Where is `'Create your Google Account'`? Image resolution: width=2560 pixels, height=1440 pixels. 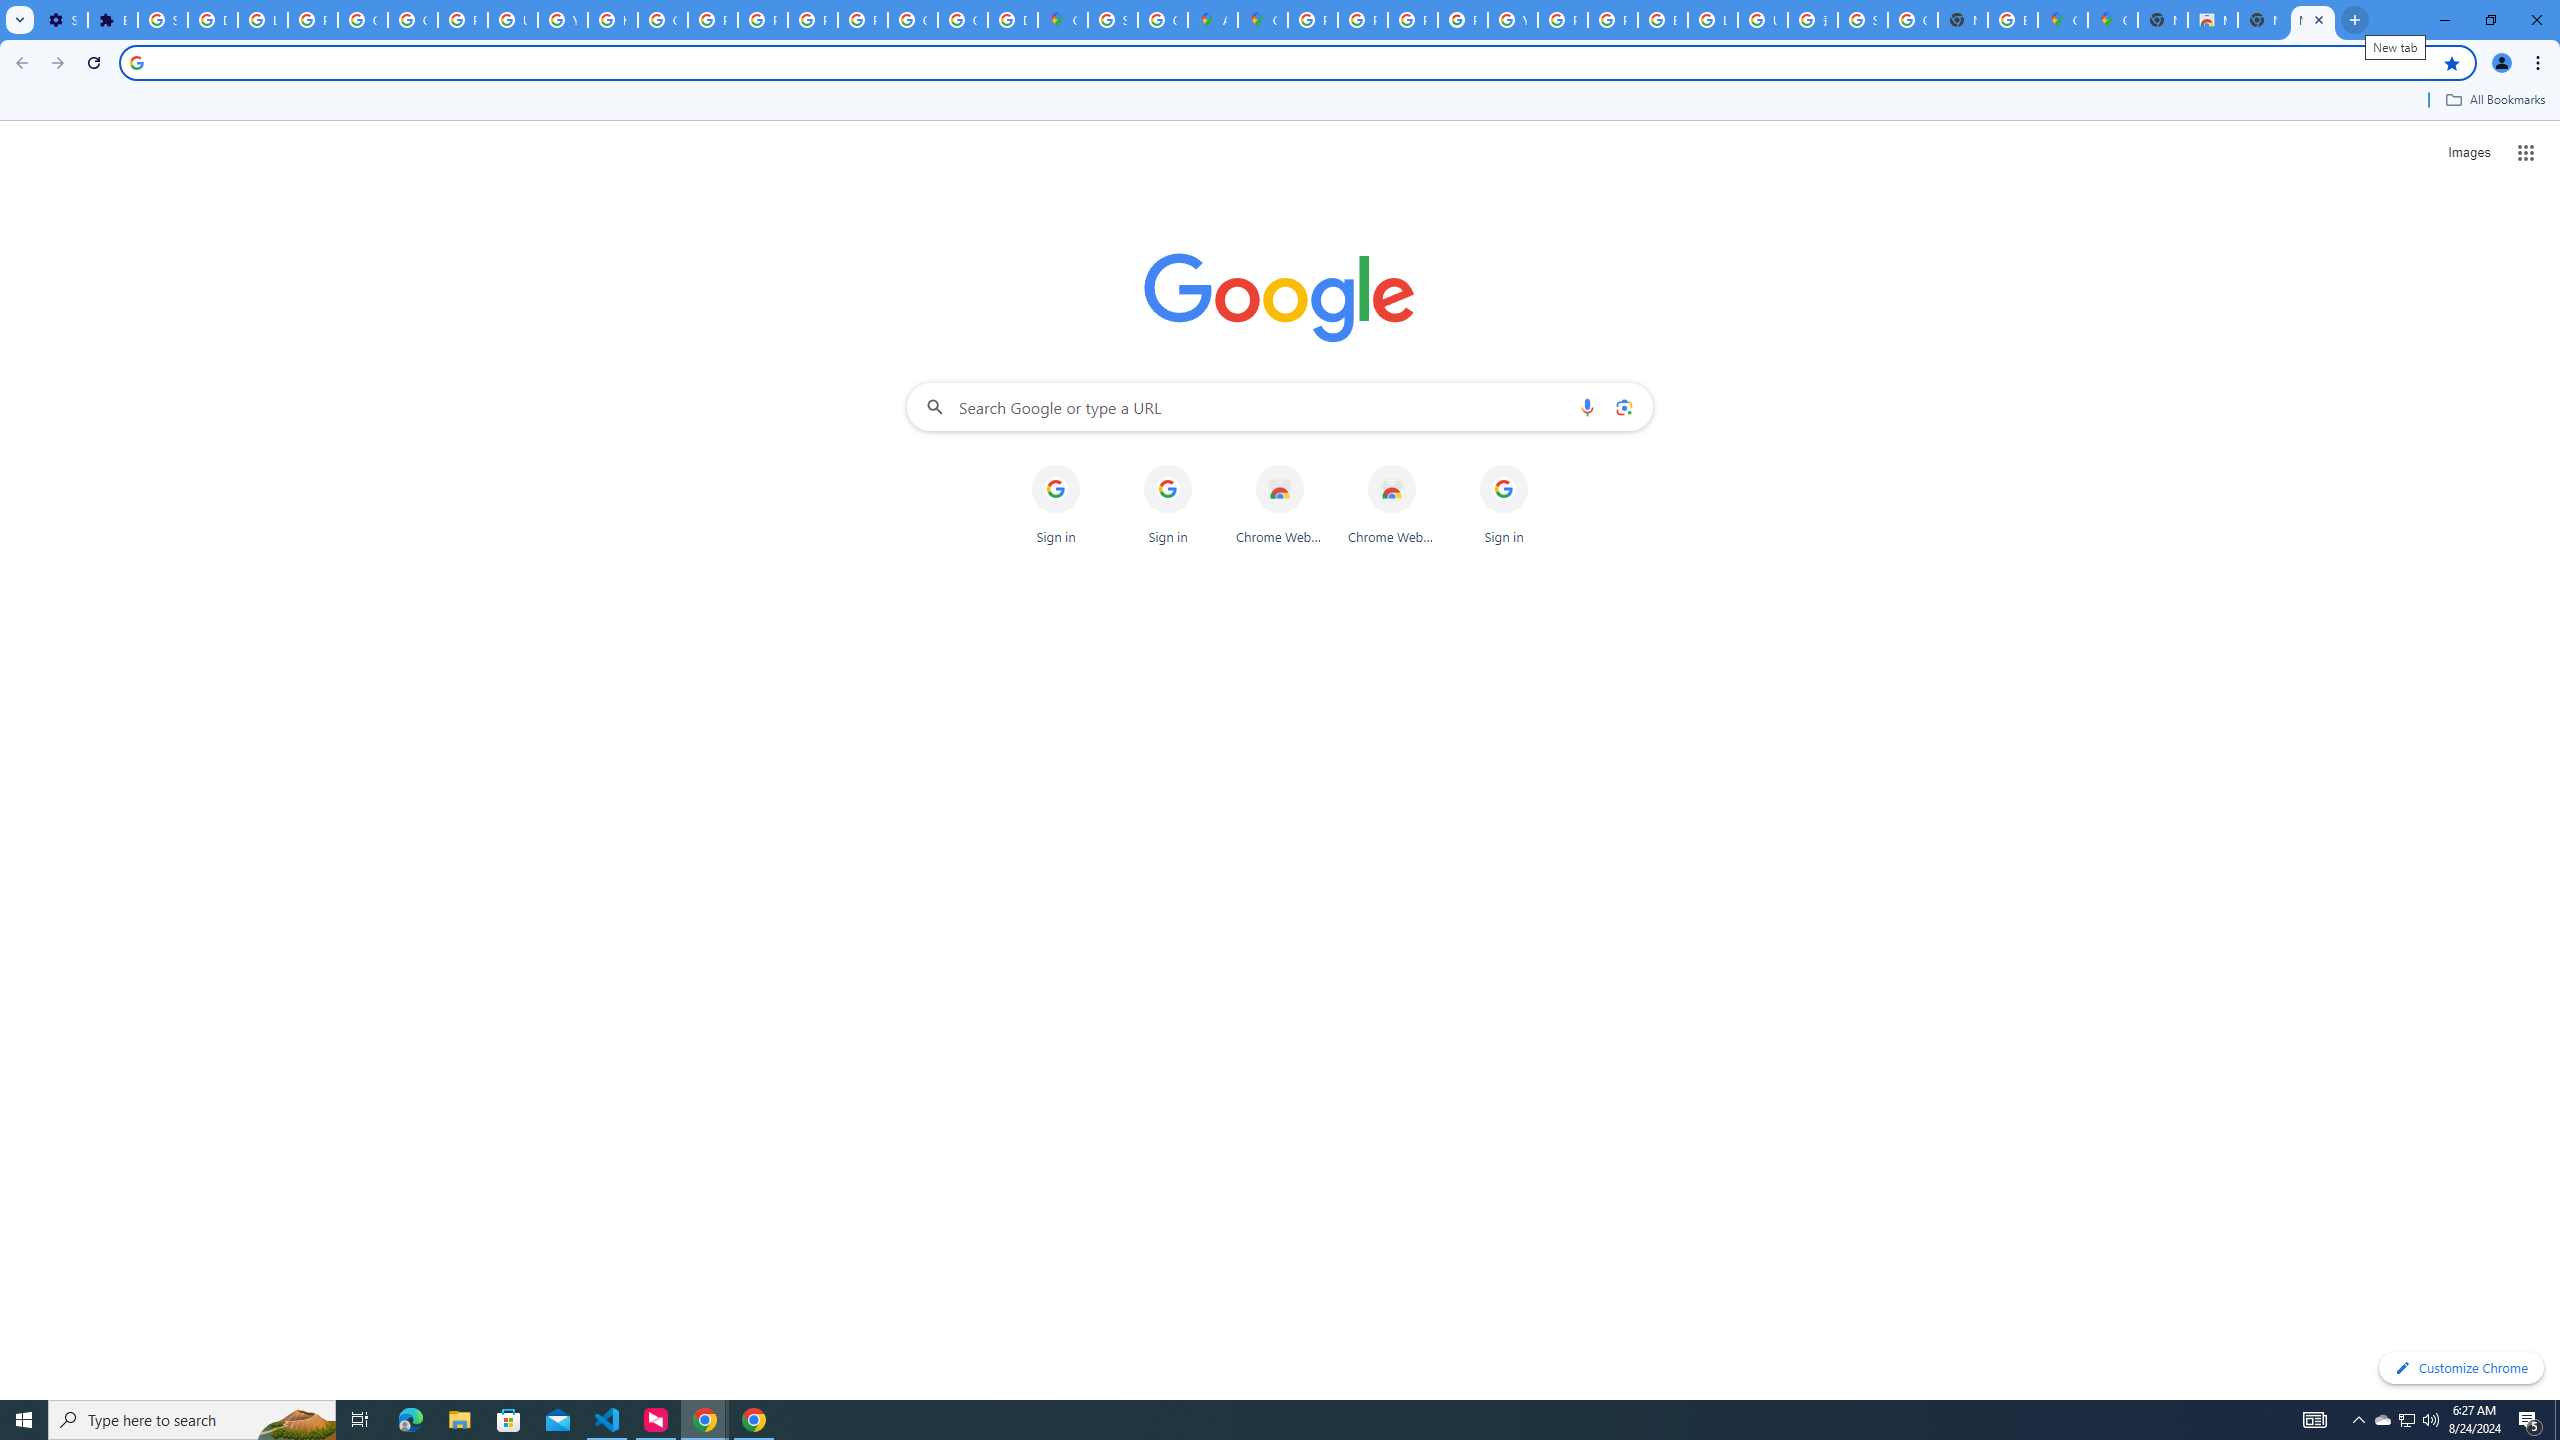 'Create your Google Account' is located at coordinates (1162, 19).